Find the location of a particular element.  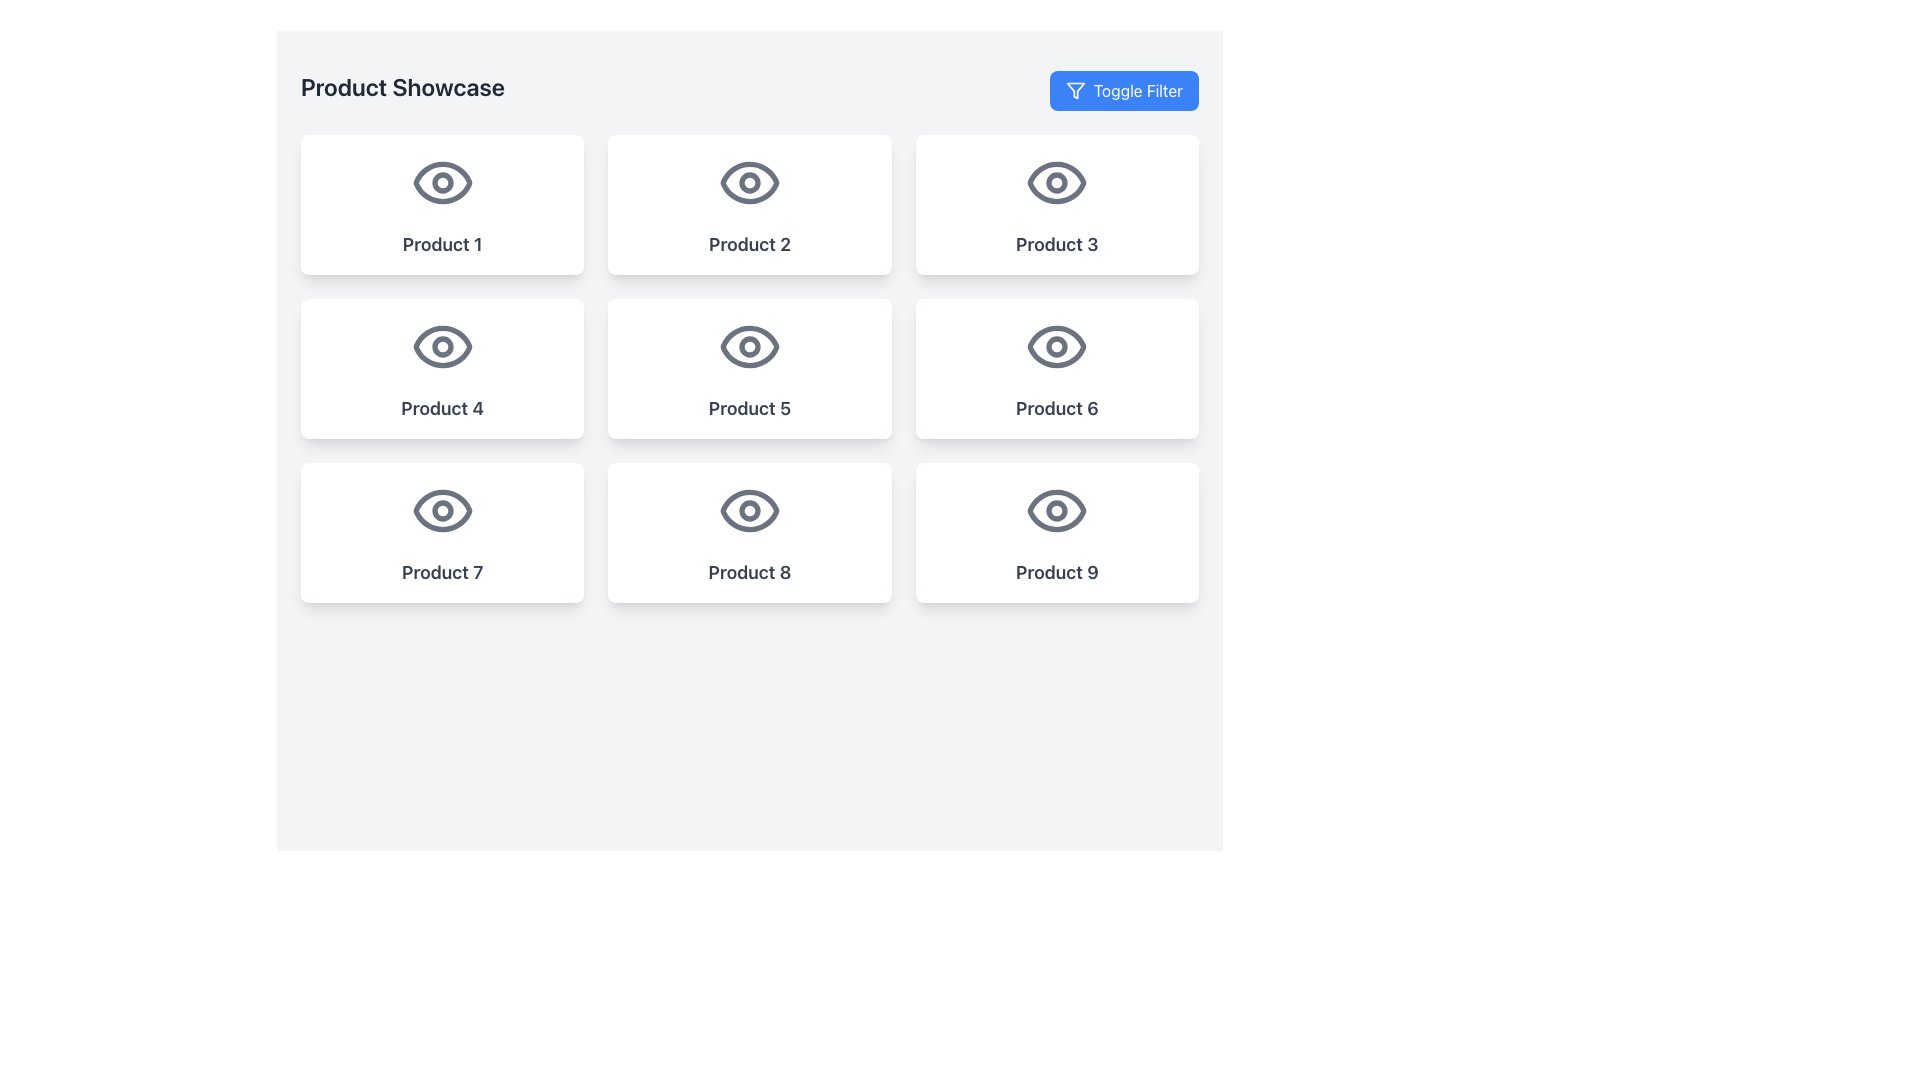

the central circular part of the 'eye' graphical icon in the 'Product 4' card located in the second row, first column of the grid layout is located at coordinates (441, 346).